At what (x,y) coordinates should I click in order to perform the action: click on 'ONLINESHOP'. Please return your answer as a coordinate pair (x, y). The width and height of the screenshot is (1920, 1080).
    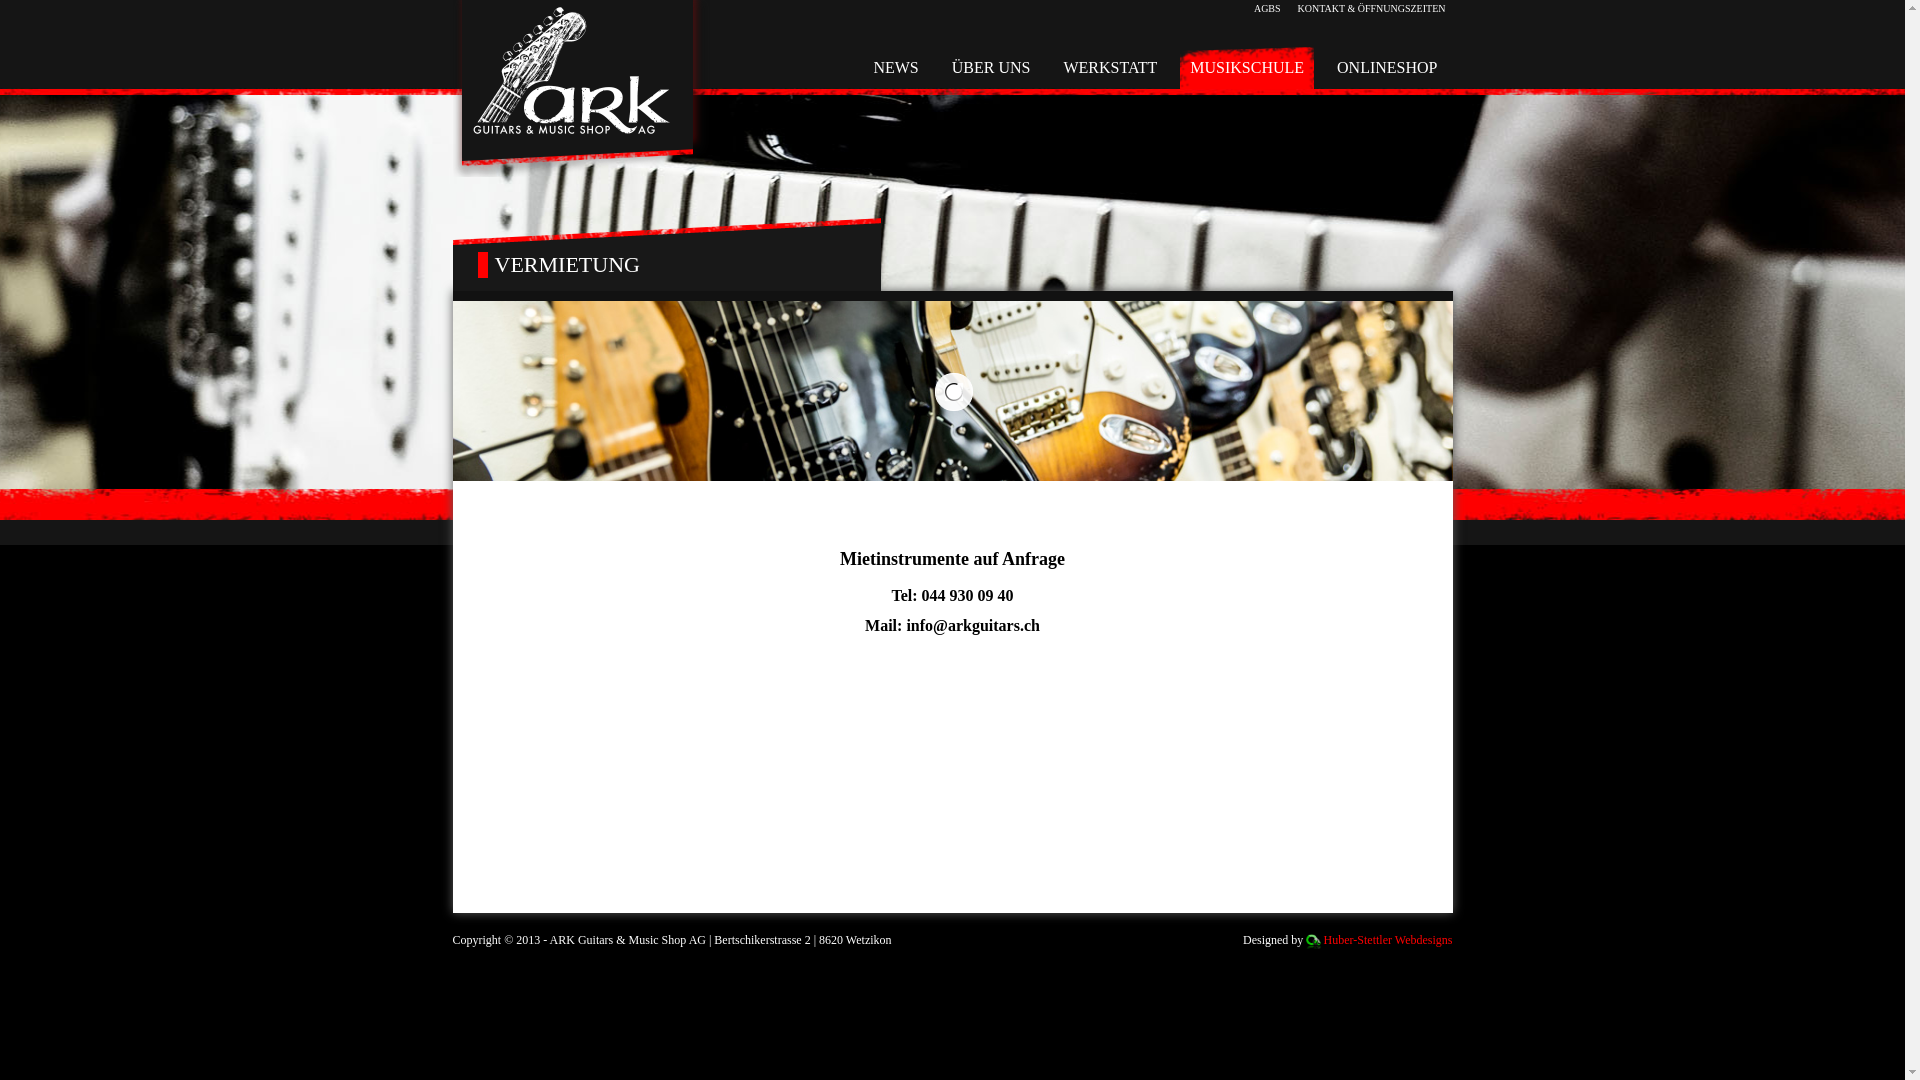
    Looking at the image, I should click on (1386, 67).